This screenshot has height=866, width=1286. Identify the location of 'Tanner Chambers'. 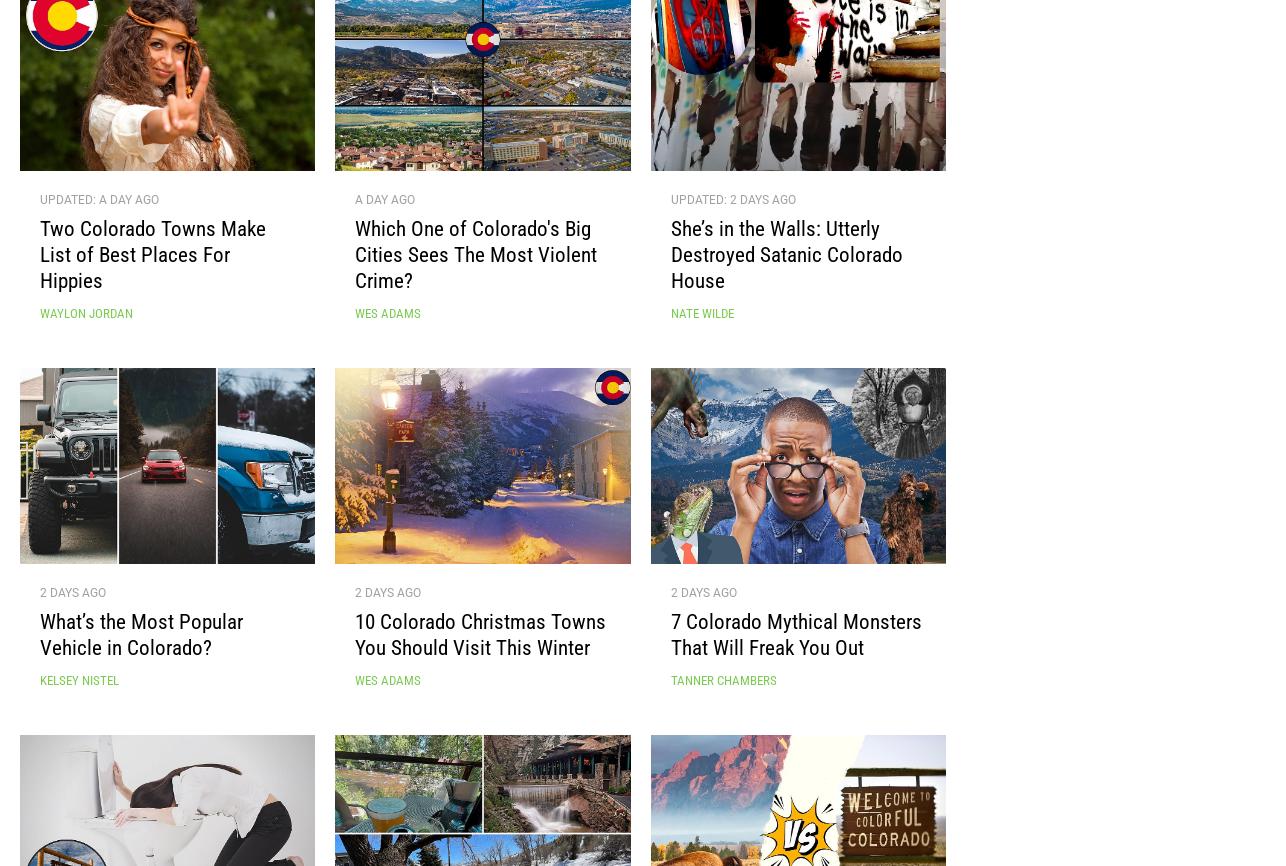
(722, 688).